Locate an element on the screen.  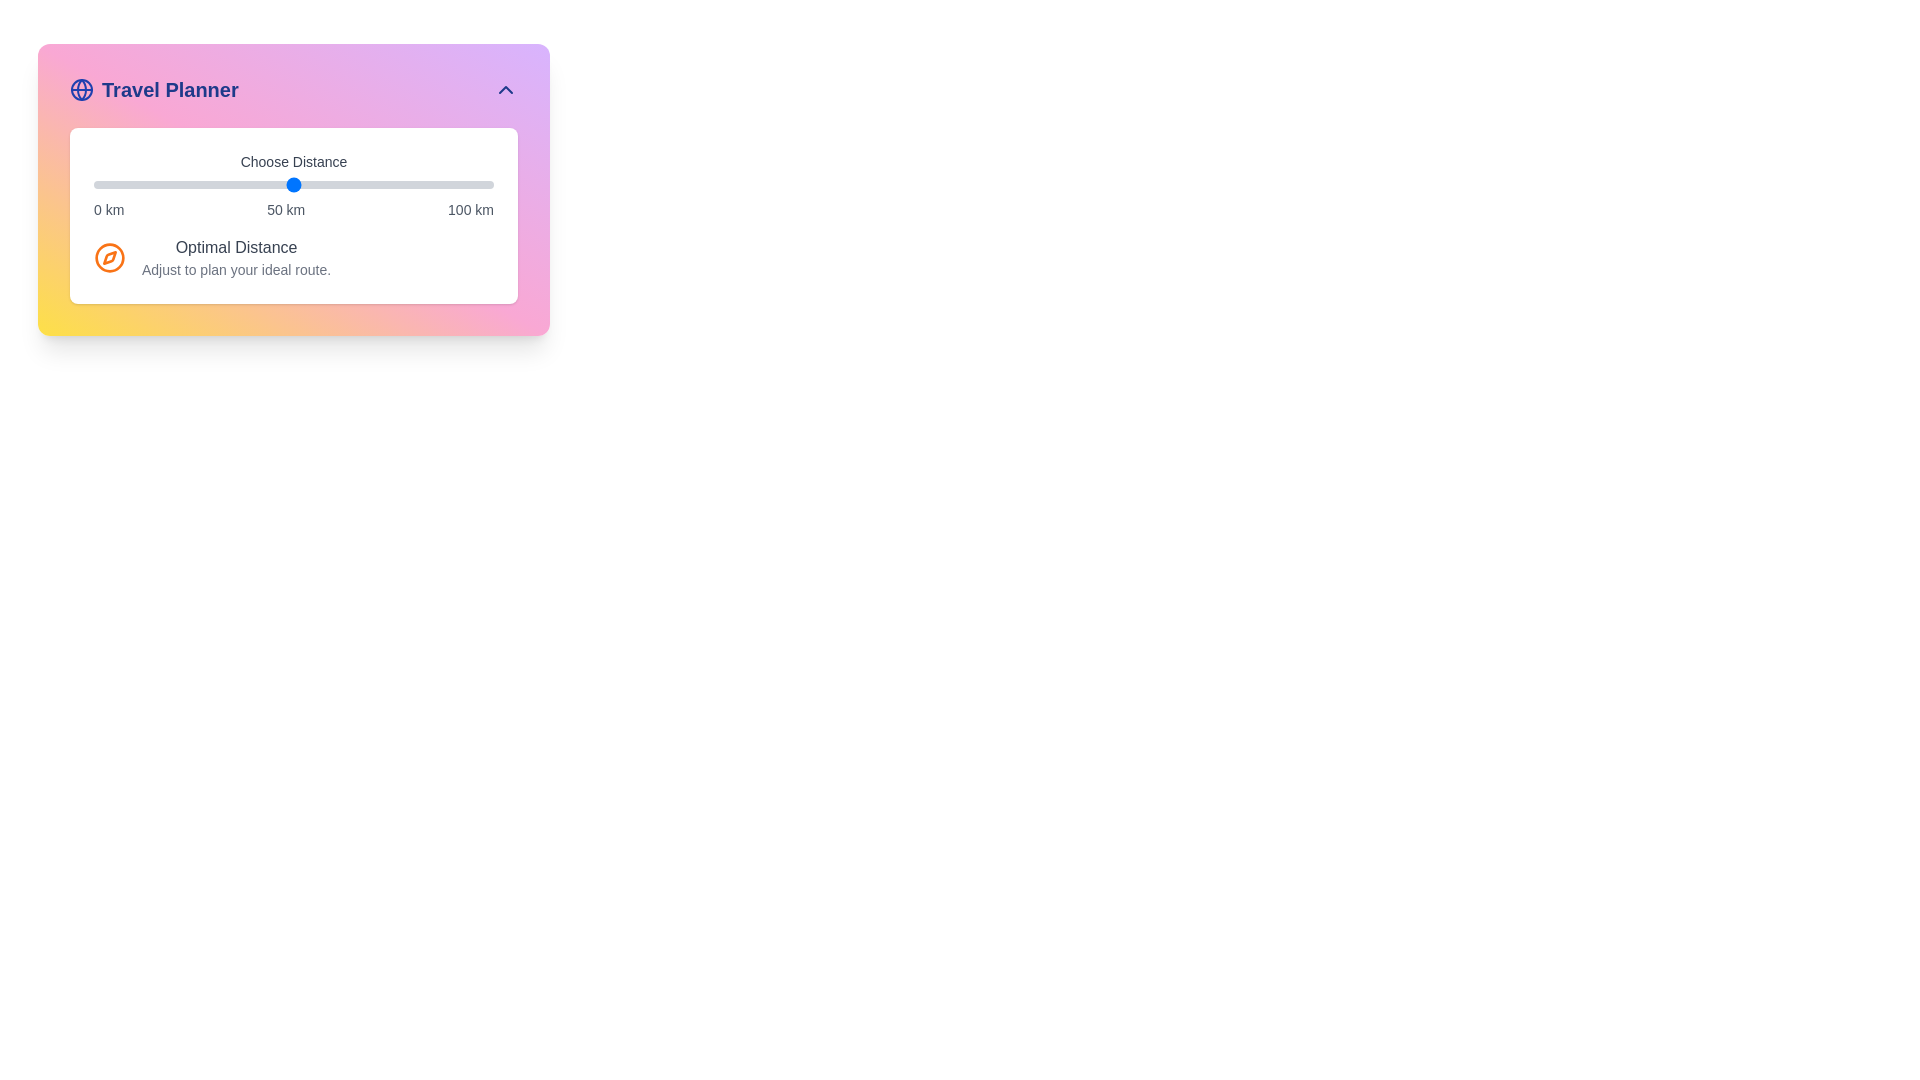
the slider is located at coordinates (253, 185).